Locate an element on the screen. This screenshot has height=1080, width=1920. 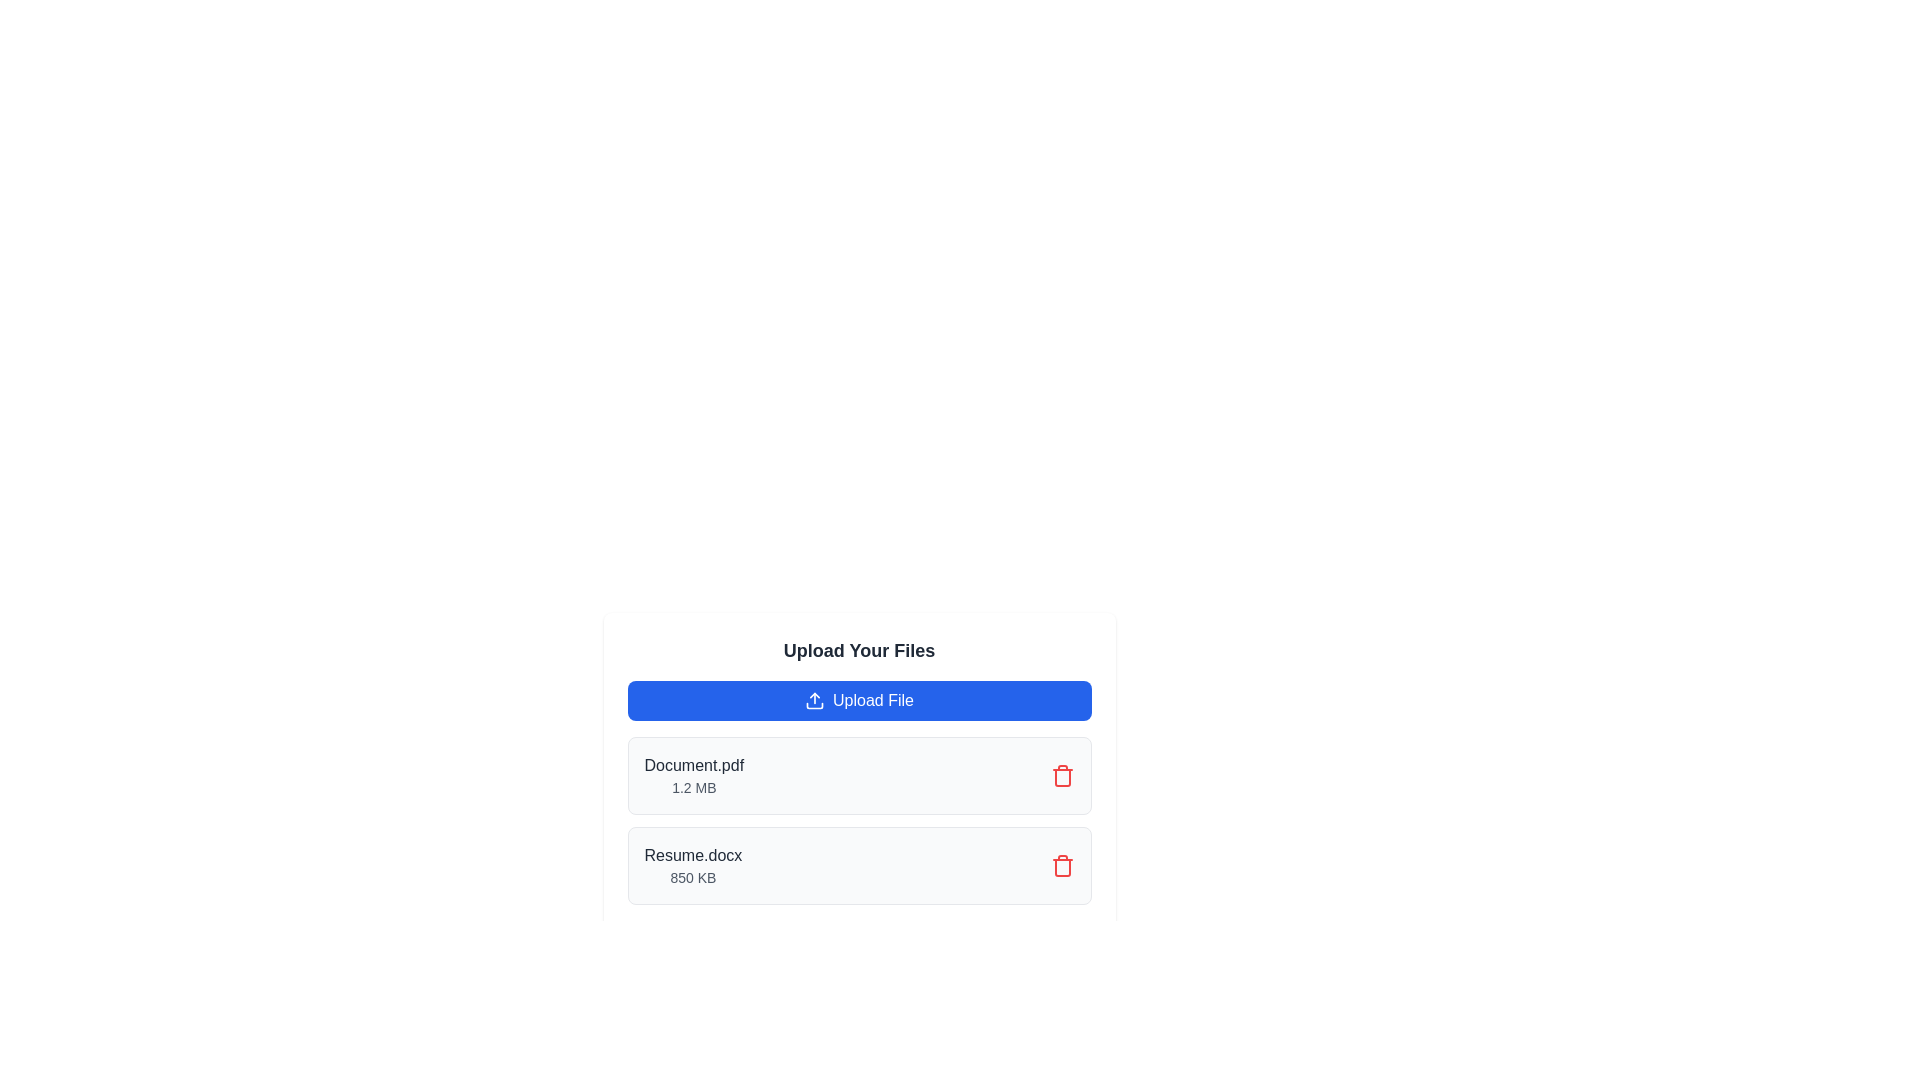
the trash icon button located to the right of the 'Resume.docx' file entry, which serves as the delete button for the file is located at coordinates (1061, 865).